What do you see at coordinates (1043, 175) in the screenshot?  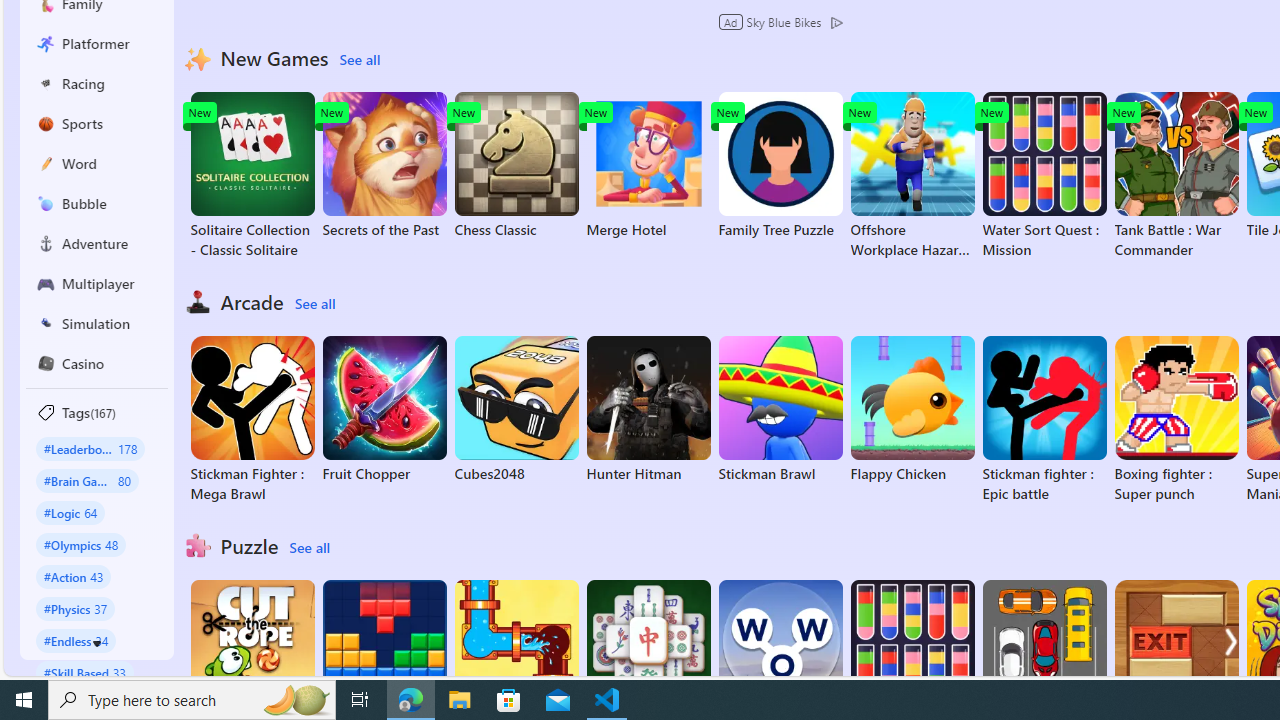 I see `'Water Sort Quest : Mission'` at bounding box center [1043, 175].